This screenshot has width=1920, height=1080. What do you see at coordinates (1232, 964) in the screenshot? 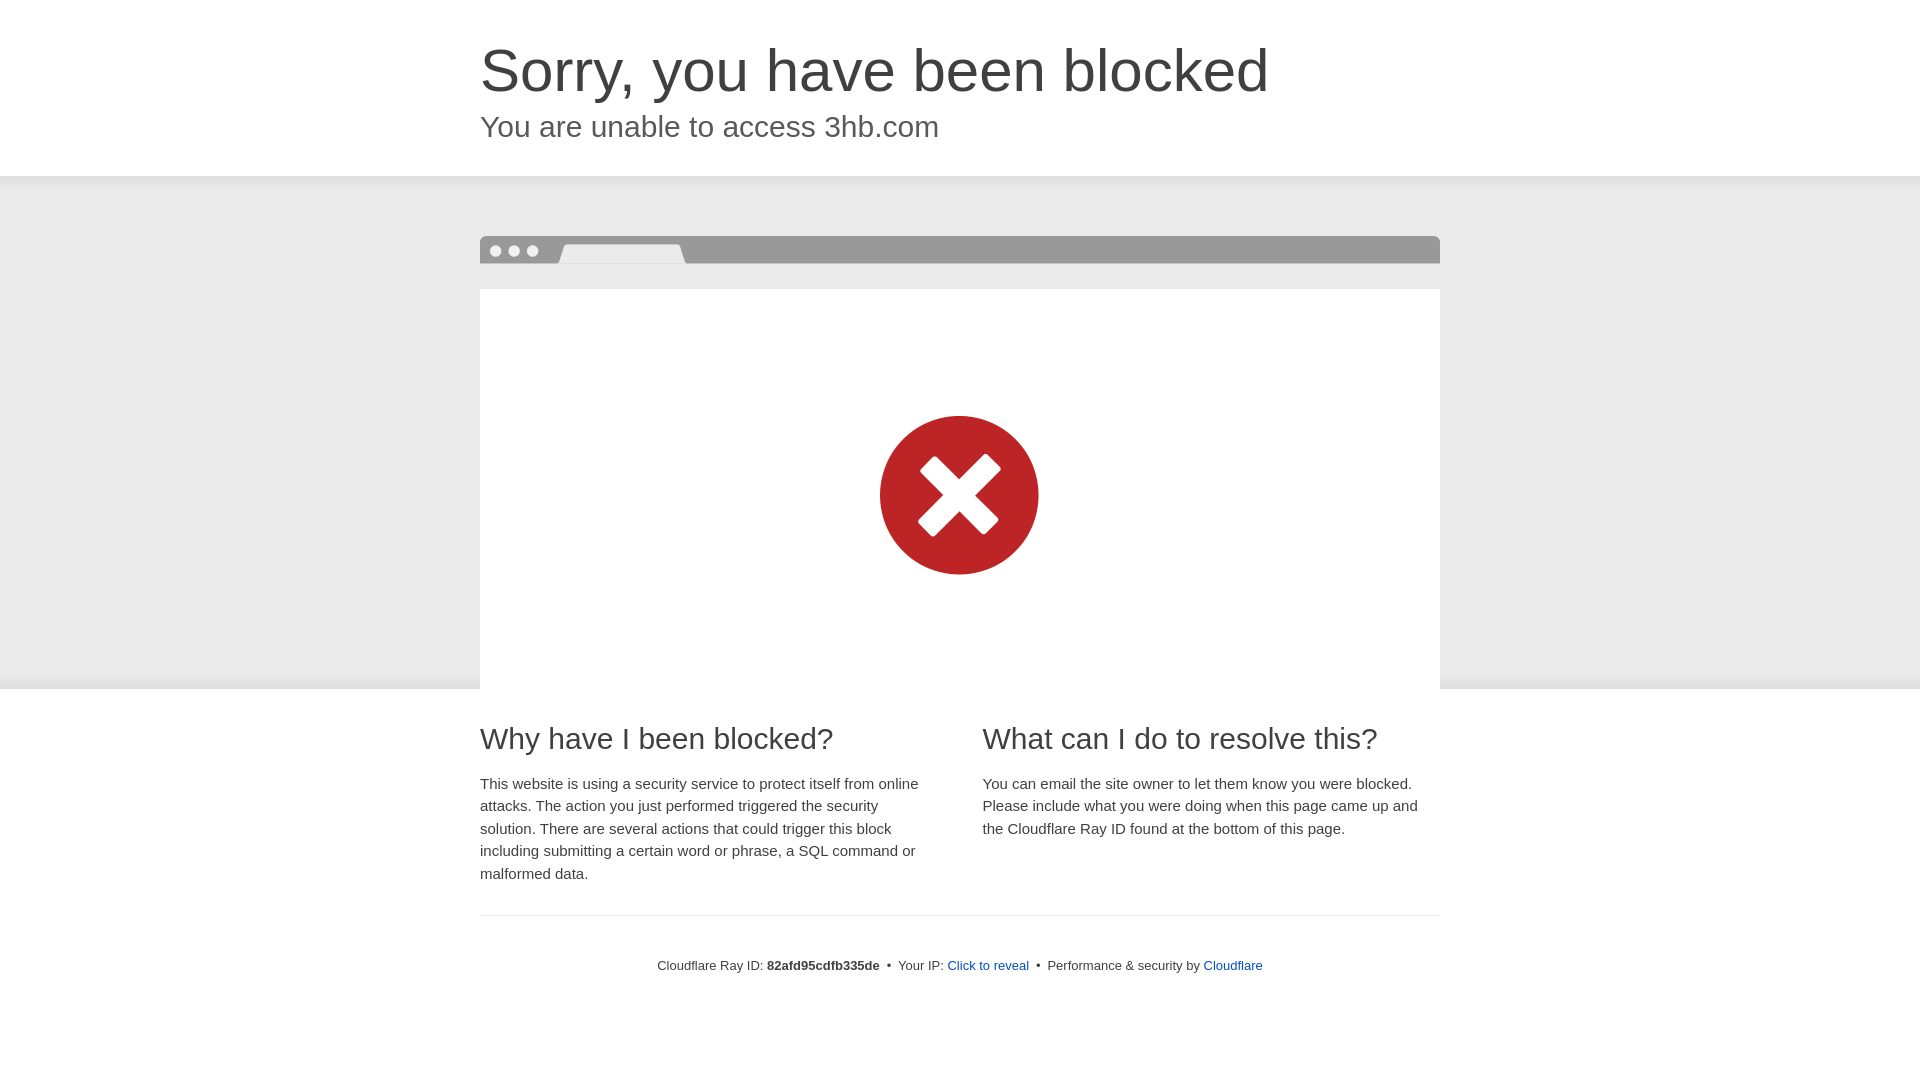
I see `'Cloudflare'` at bounding box center [1232, 964].